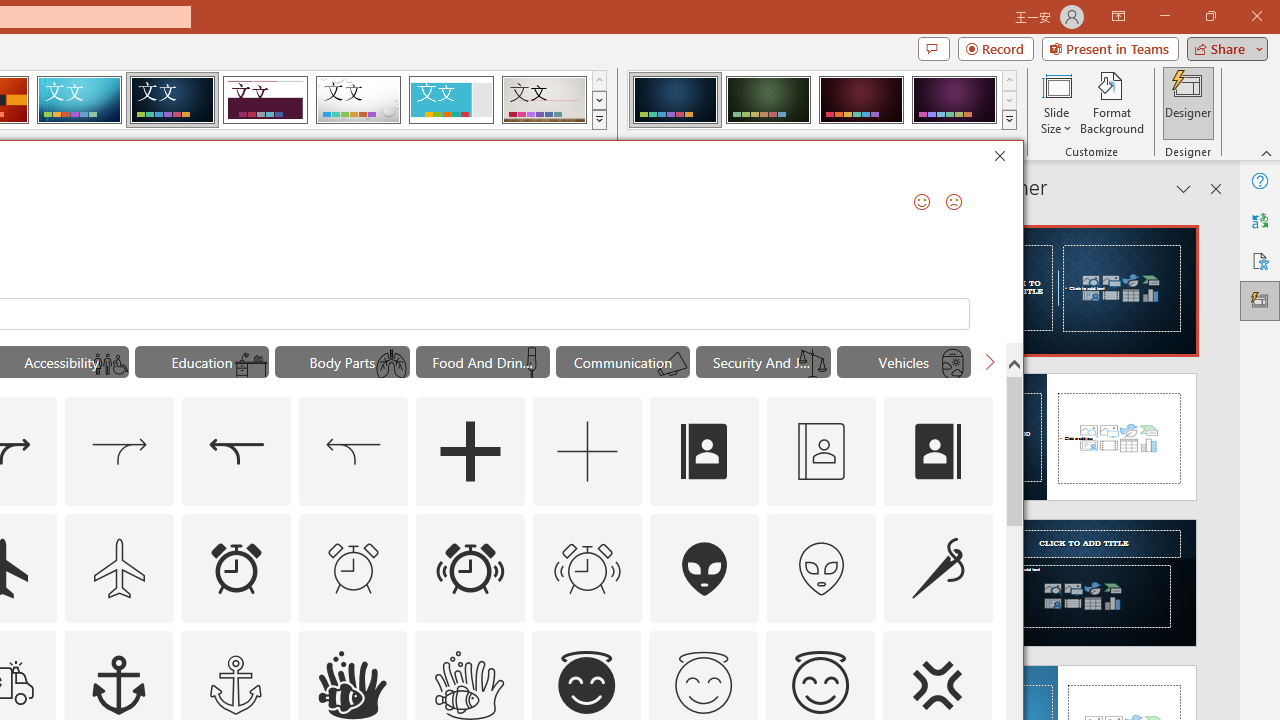 This screenshot has width=1280, height=720. I want to click on 'AutomationID: Icons_UniversalAccess_M', so click(110, 364).